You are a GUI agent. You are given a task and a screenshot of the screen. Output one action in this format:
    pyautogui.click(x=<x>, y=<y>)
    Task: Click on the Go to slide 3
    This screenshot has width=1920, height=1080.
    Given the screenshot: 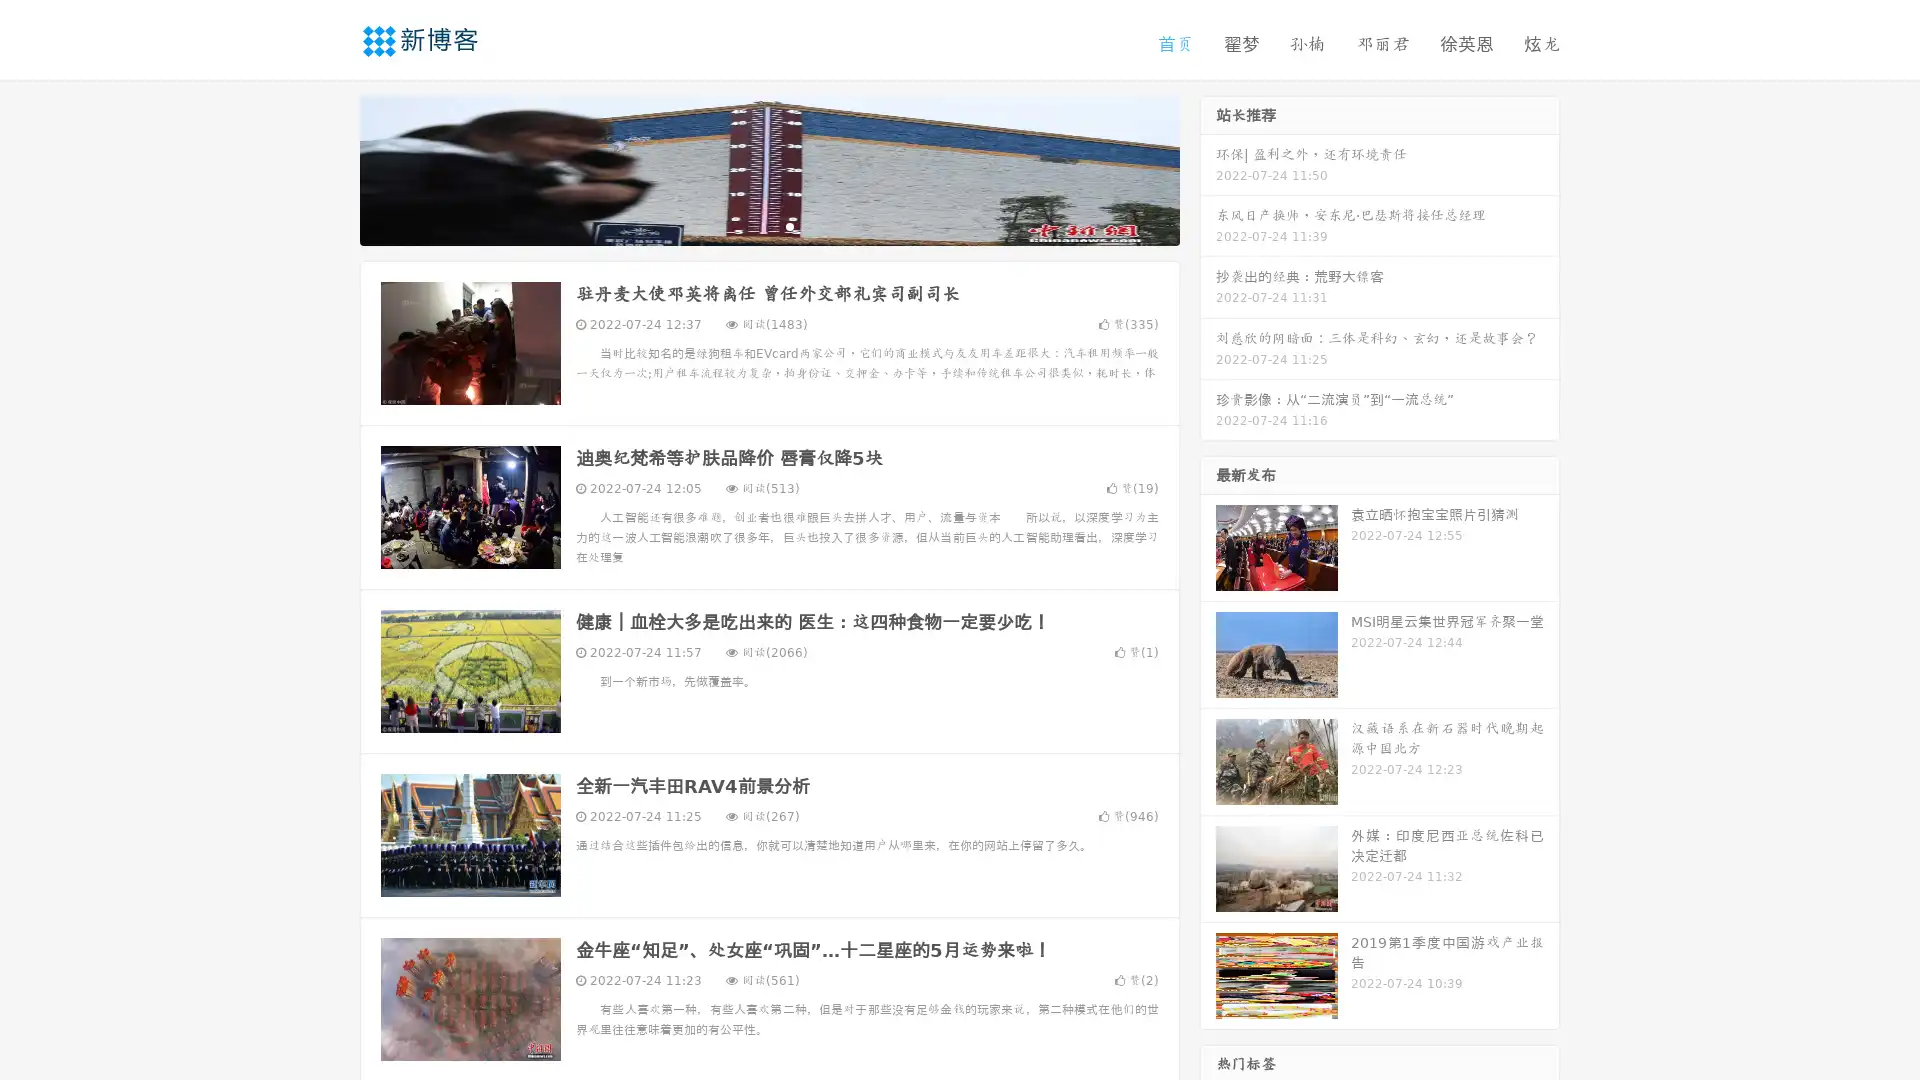 What is the action you would take?
    pyautogui.click(x=789, y=225)
    